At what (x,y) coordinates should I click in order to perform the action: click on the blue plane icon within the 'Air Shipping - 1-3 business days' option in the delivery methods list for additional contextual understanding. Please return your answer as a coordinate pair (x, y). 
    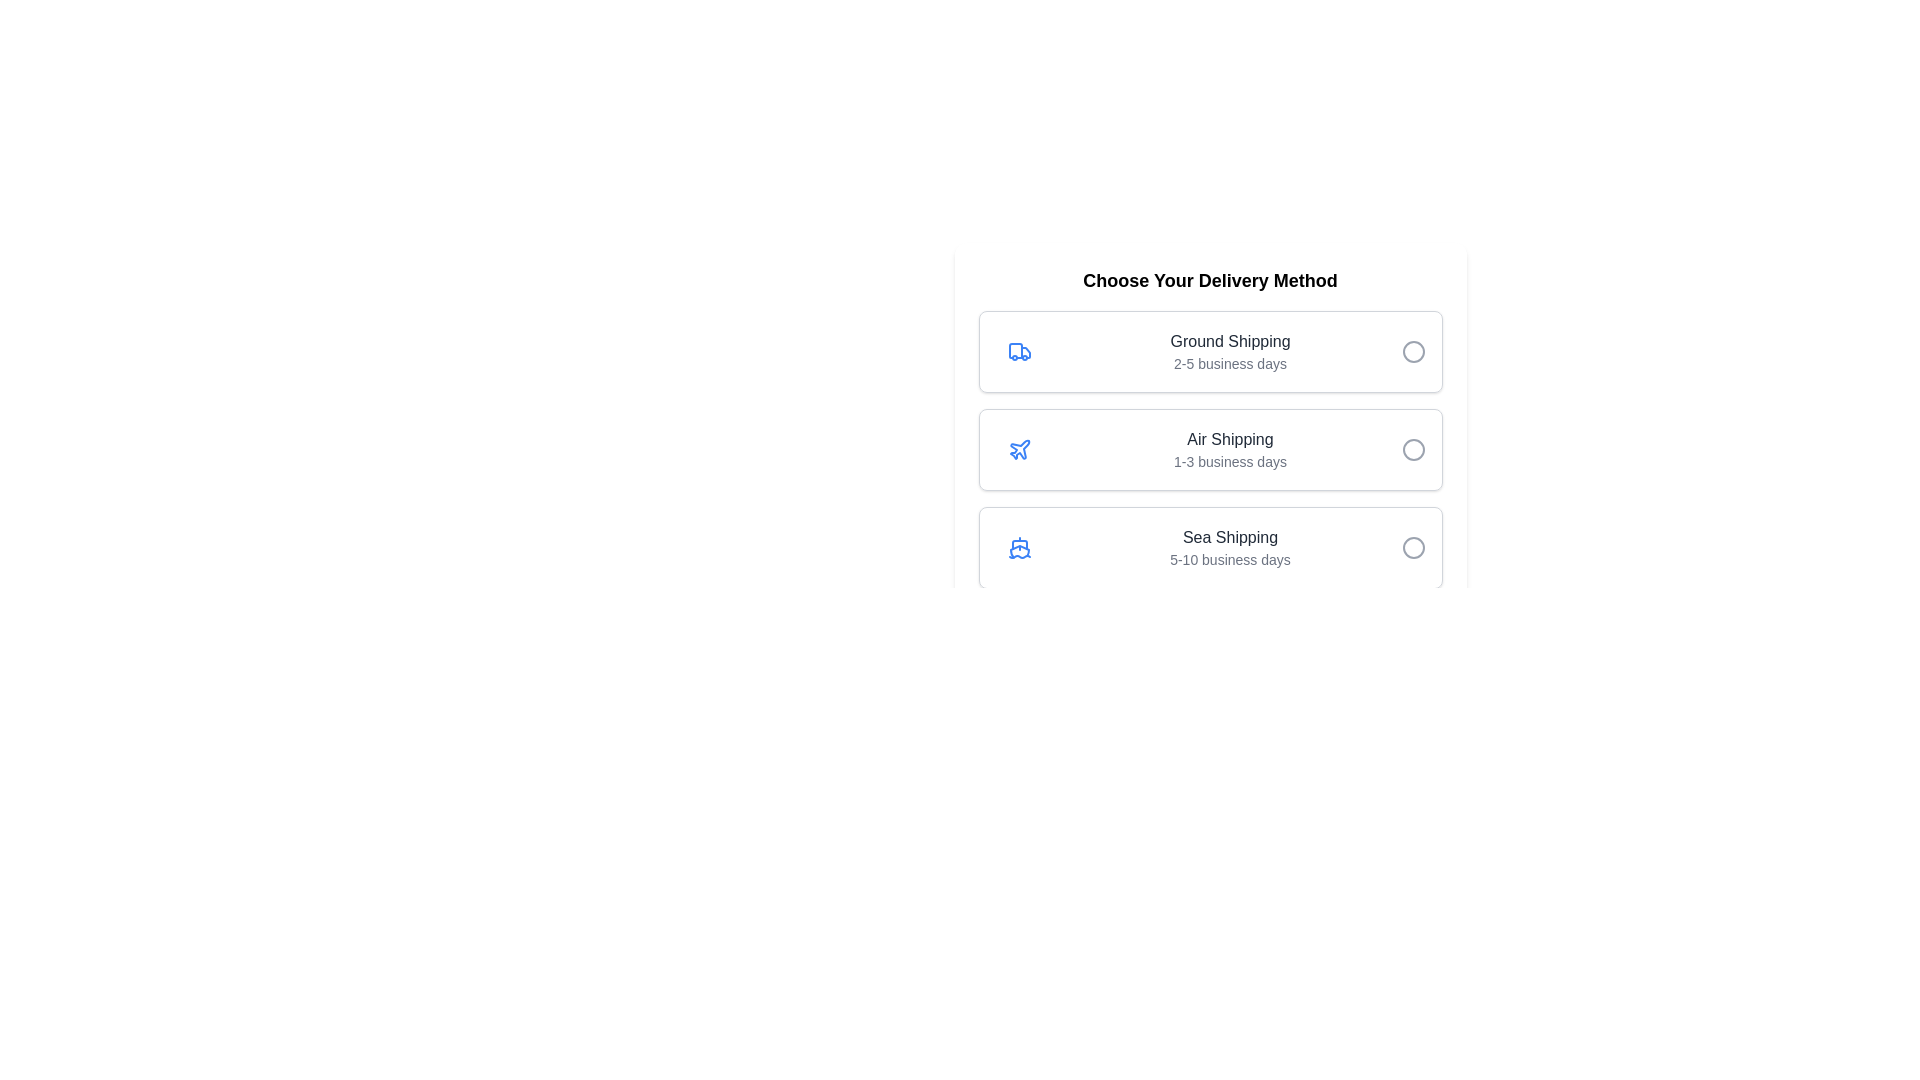
    Looking at the image, I should click on (1019, 450).